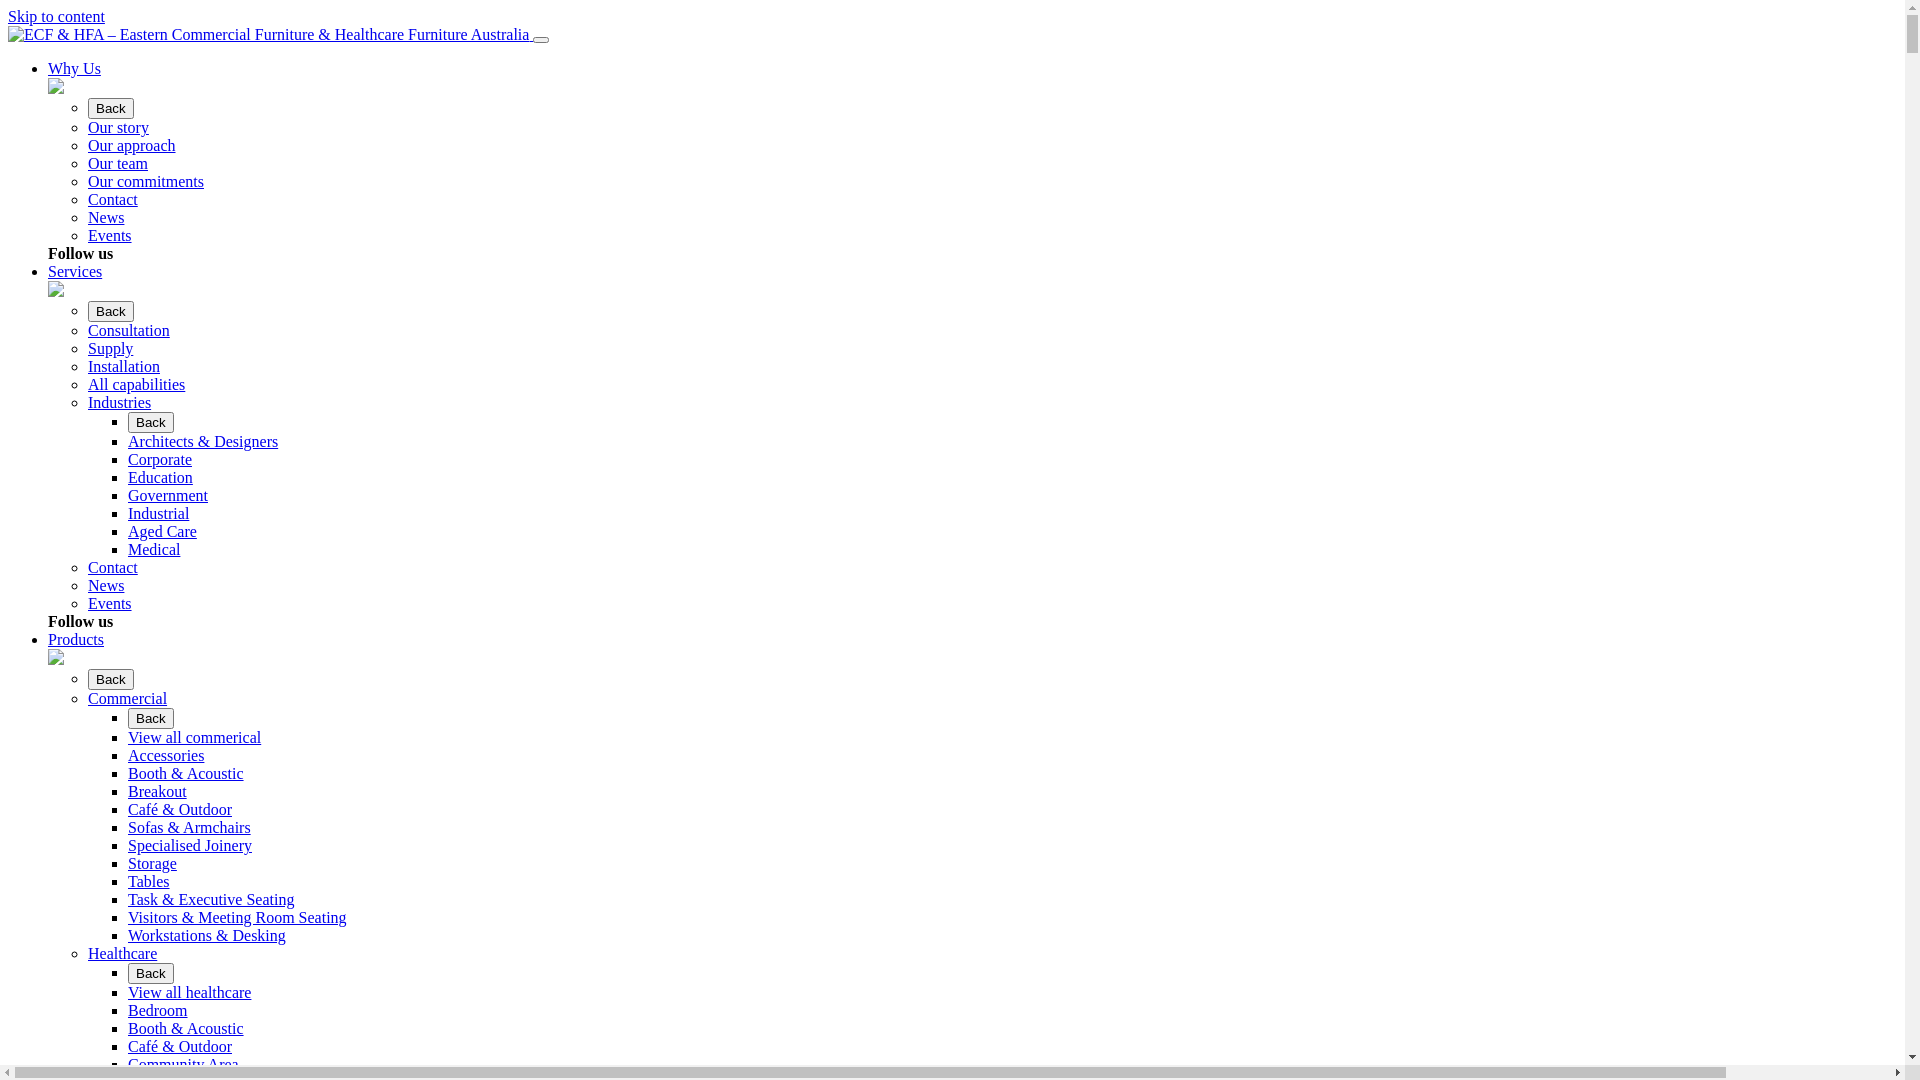 This screenshot has width=1920, height=1080. Describe the element at coordinates (112, 567) in the screenshot. I see `'Contact'` at that location.